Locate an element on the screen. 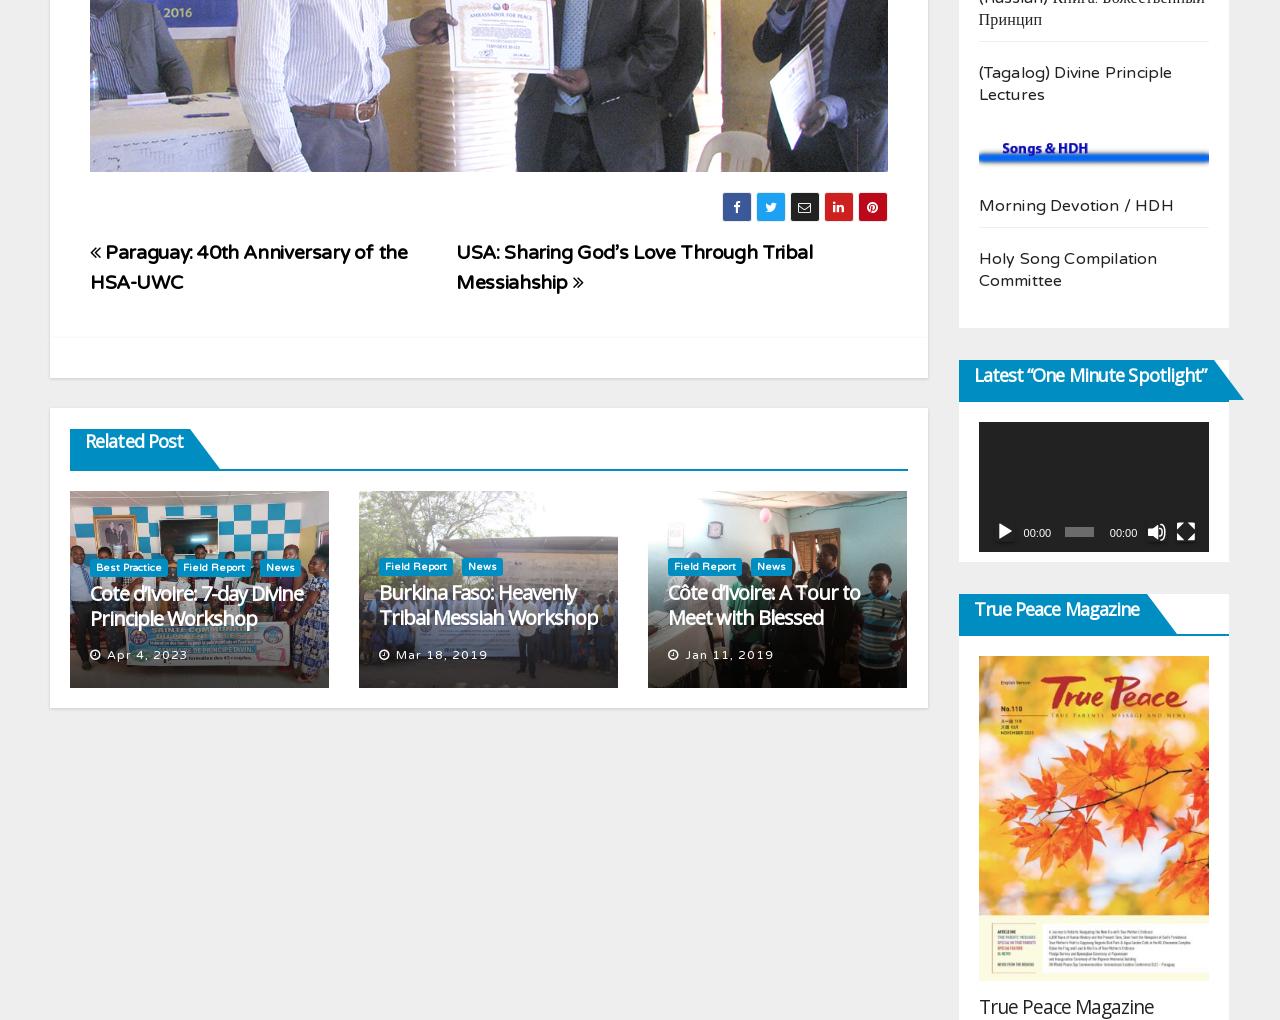 The image size is (1280, 1020). 'Holy Song Compilation Committee' is located at coordinates (1066, 267).